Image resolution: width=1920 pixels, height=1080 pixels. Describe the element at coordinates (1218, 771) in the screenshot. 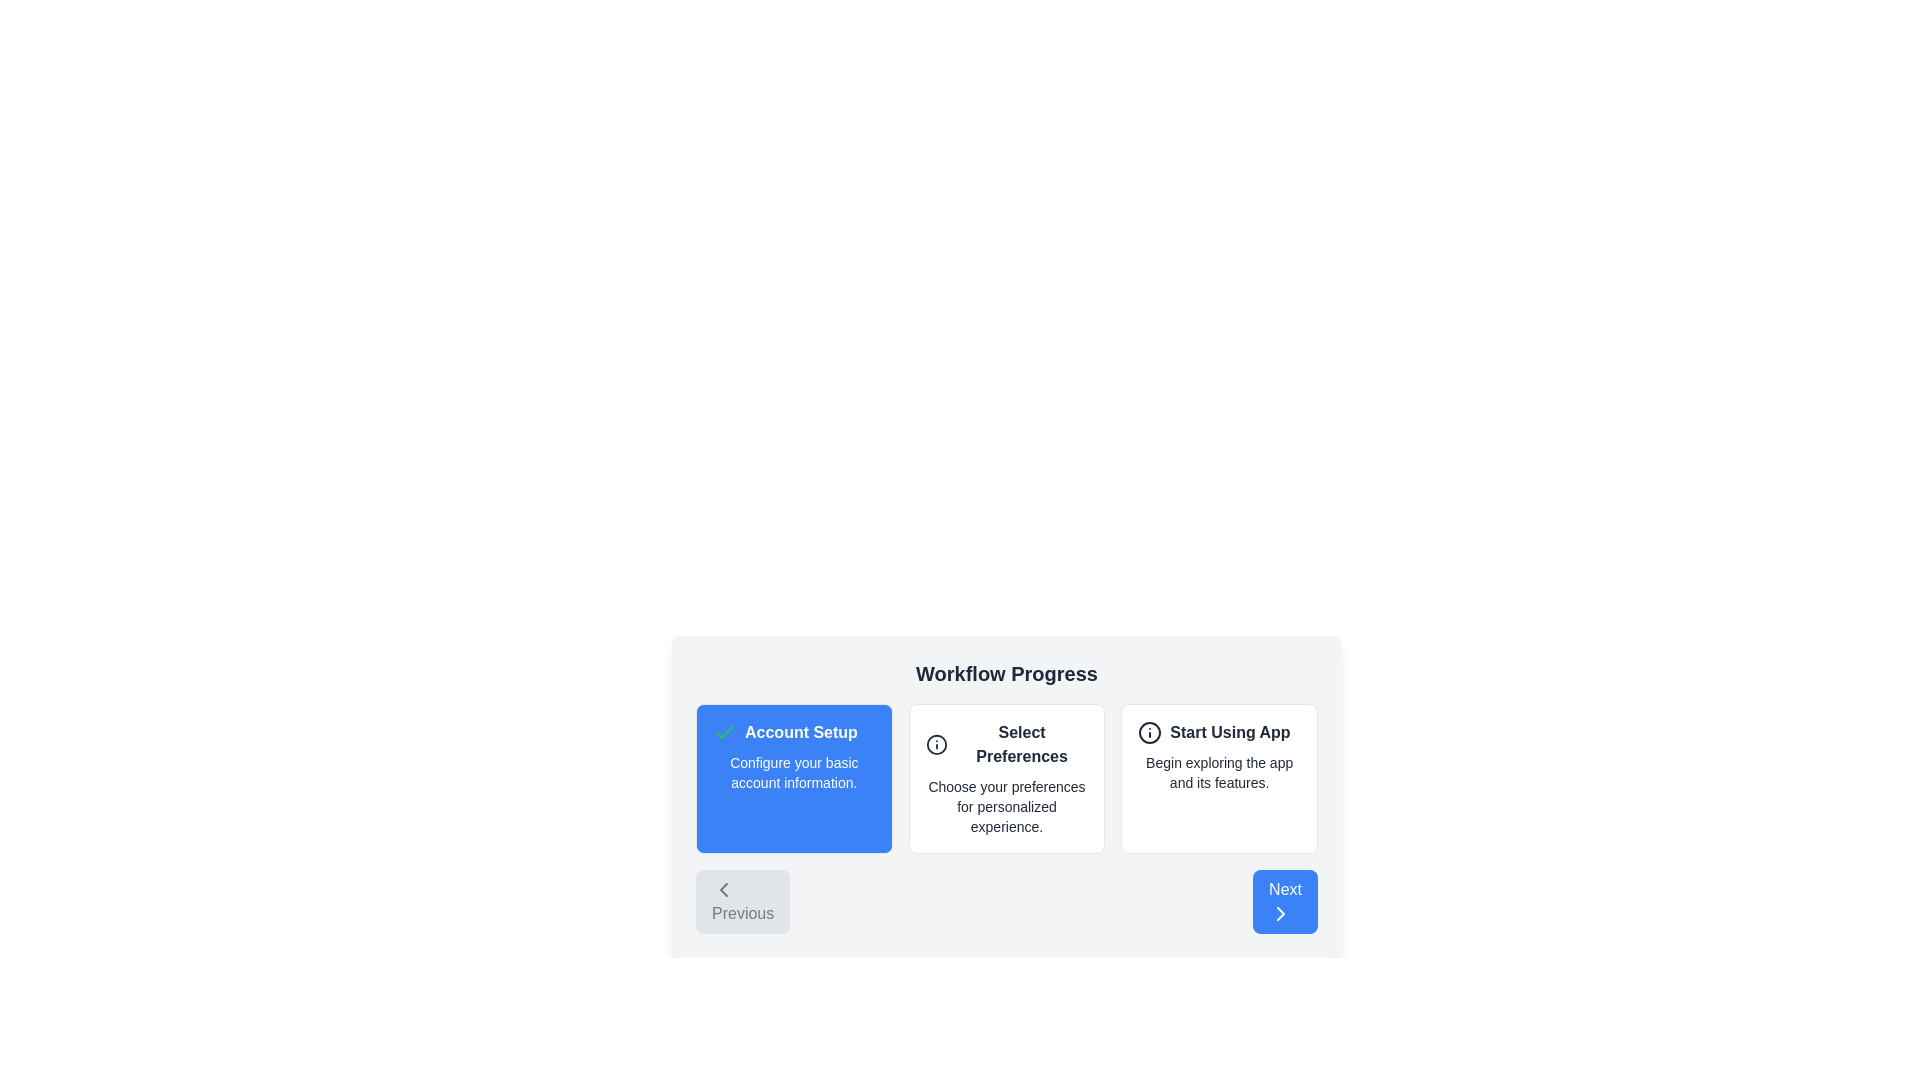

I see `the informational text element located directly below the 'Start Using App' bold text, which provides additional context or instructions` at that location.